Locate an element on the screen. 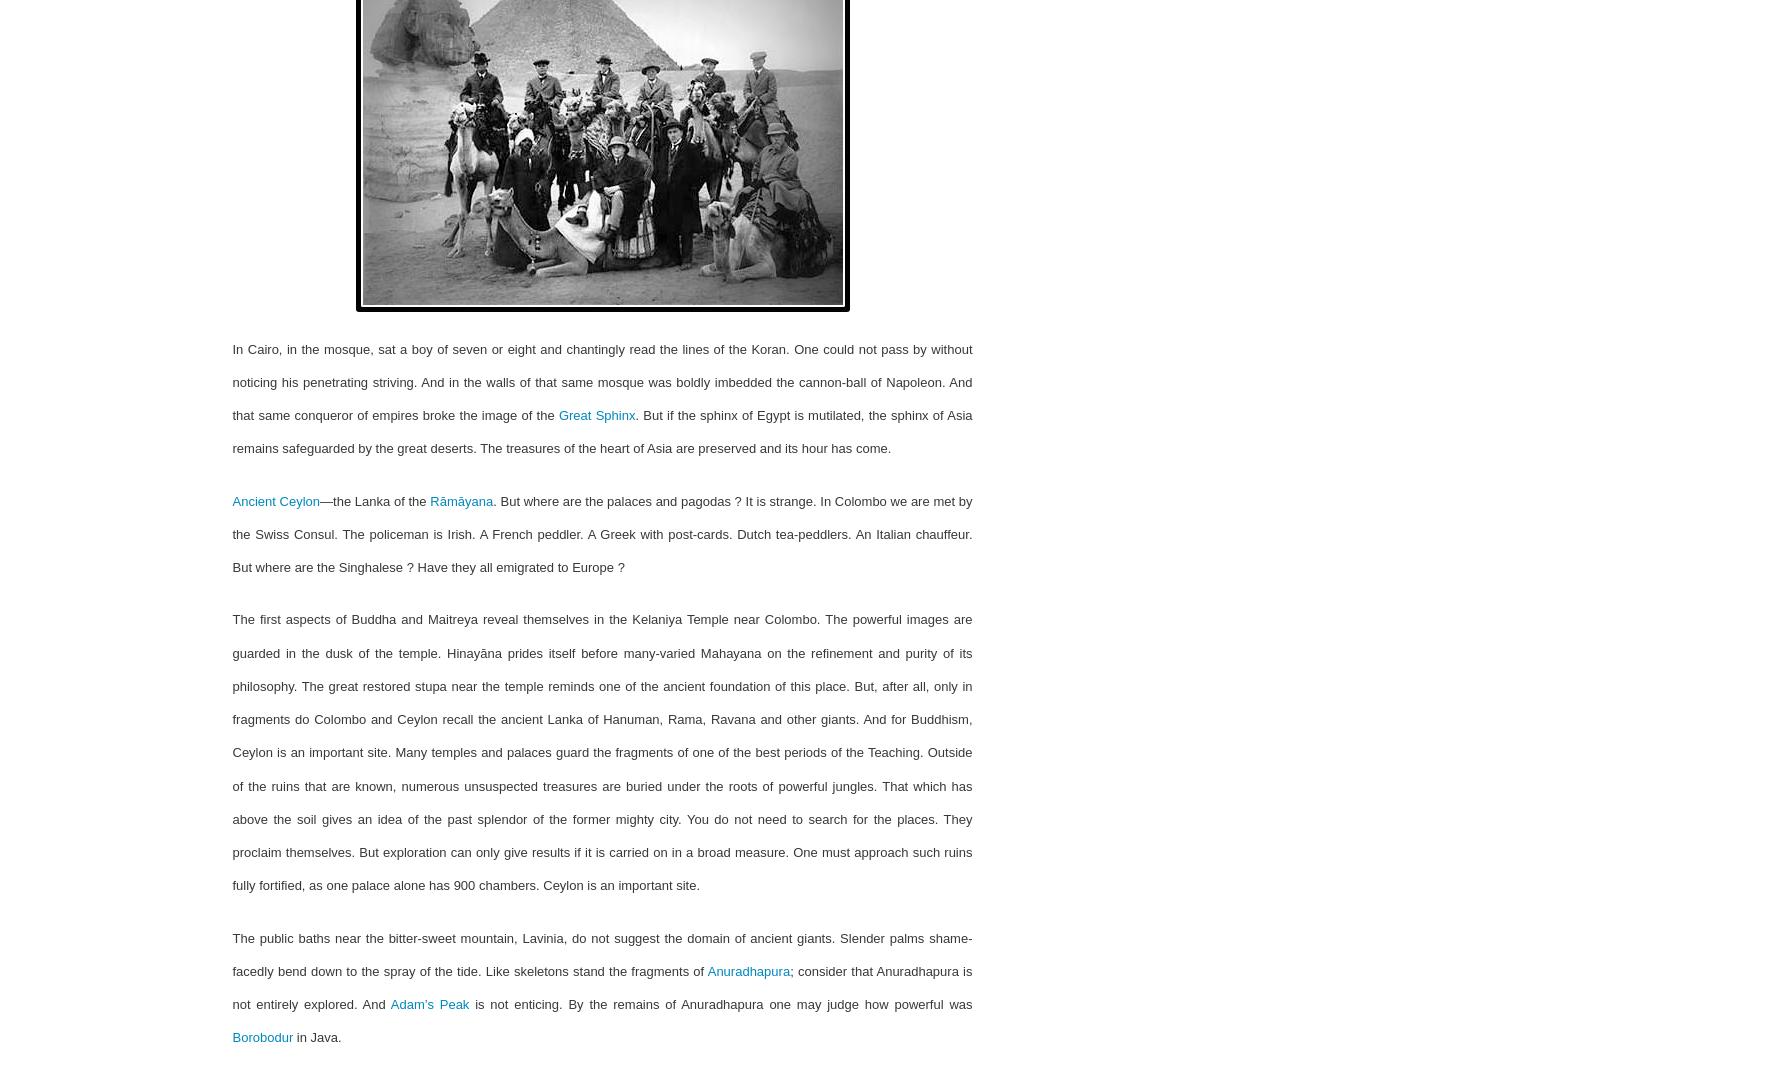  'The public baths near the bitter-sweet mountain, Lavinia, do not suggest the domain of ancient giants. Slender palms shame-facedly bend down to the spray of the tide. Like skeletons stand the fragments of' is located at coordinates (601, 954).